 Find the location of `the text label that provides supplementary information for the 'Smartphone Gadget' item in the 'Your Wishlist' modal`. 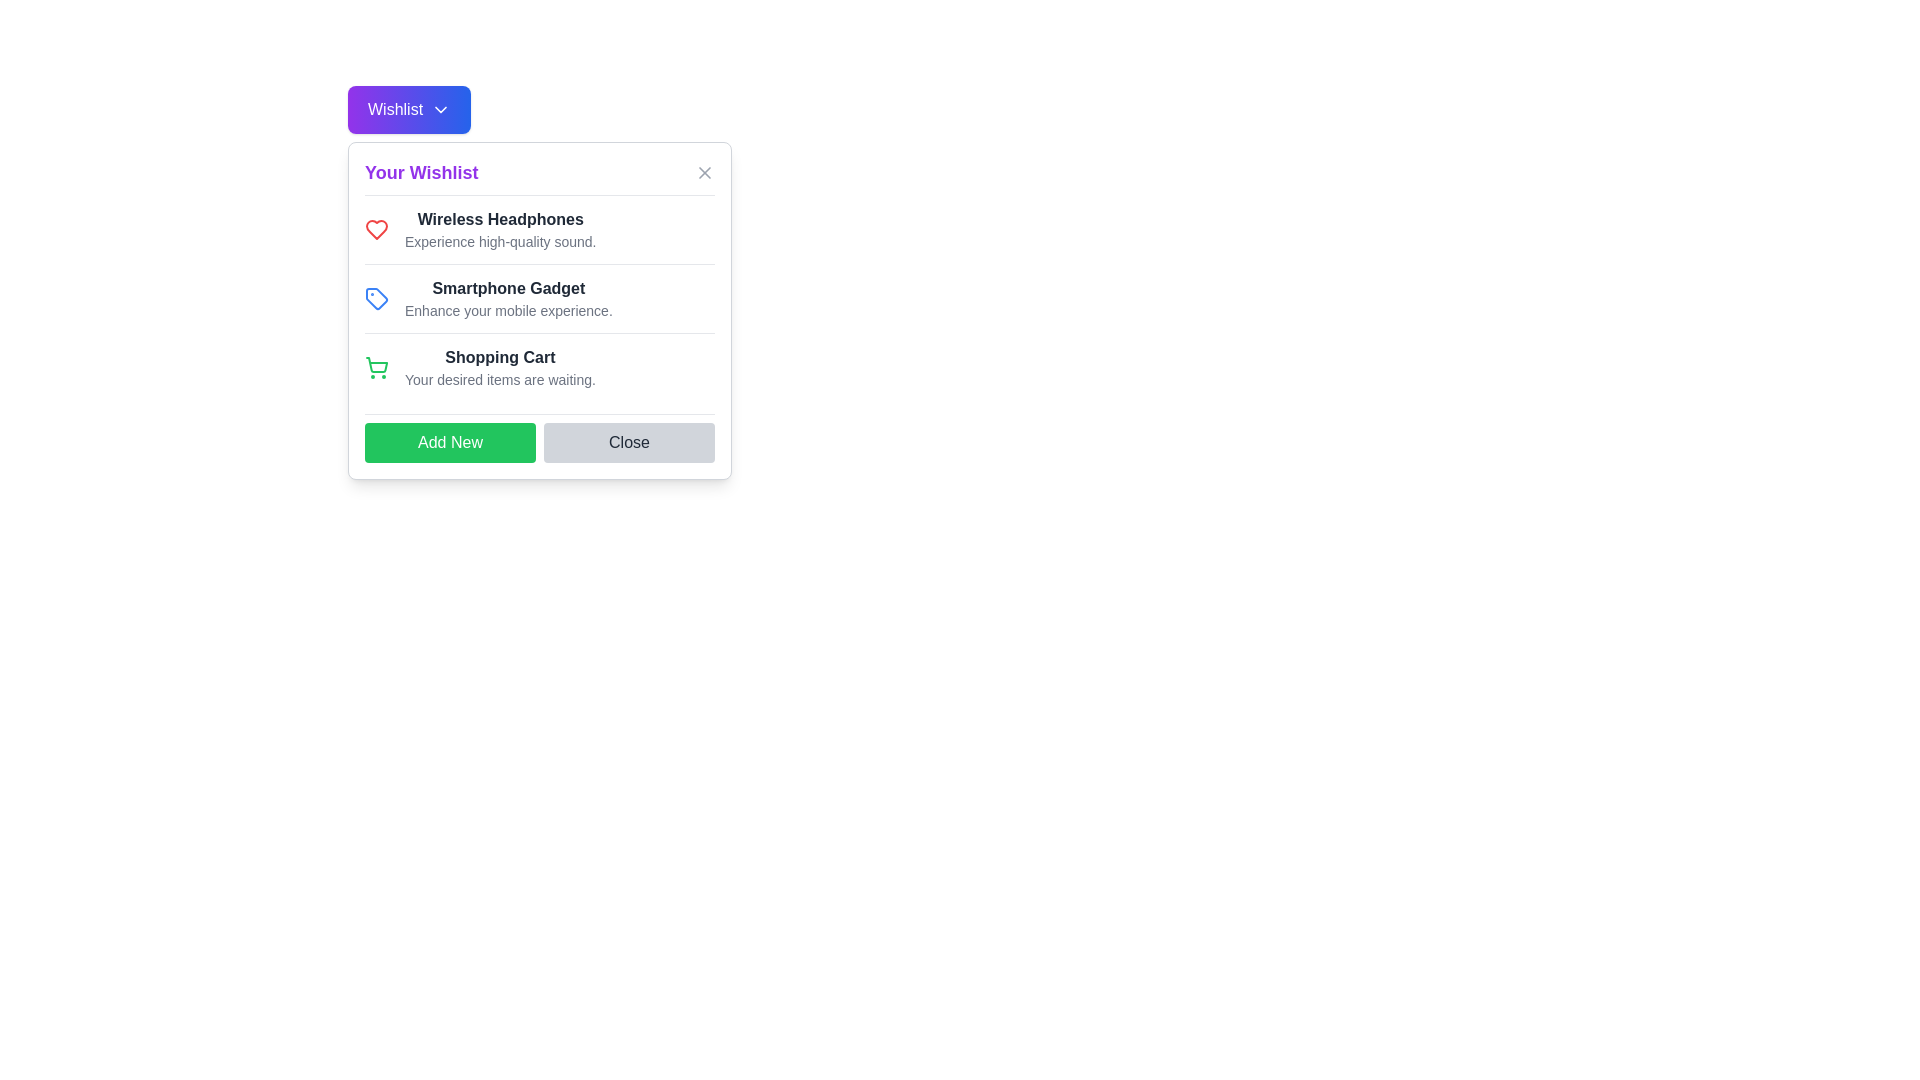

the text label that provides supplementary information for the 'Smartphone Gadget' item in the 'Your Wishlist' modal is located at coordinates (508, 311).